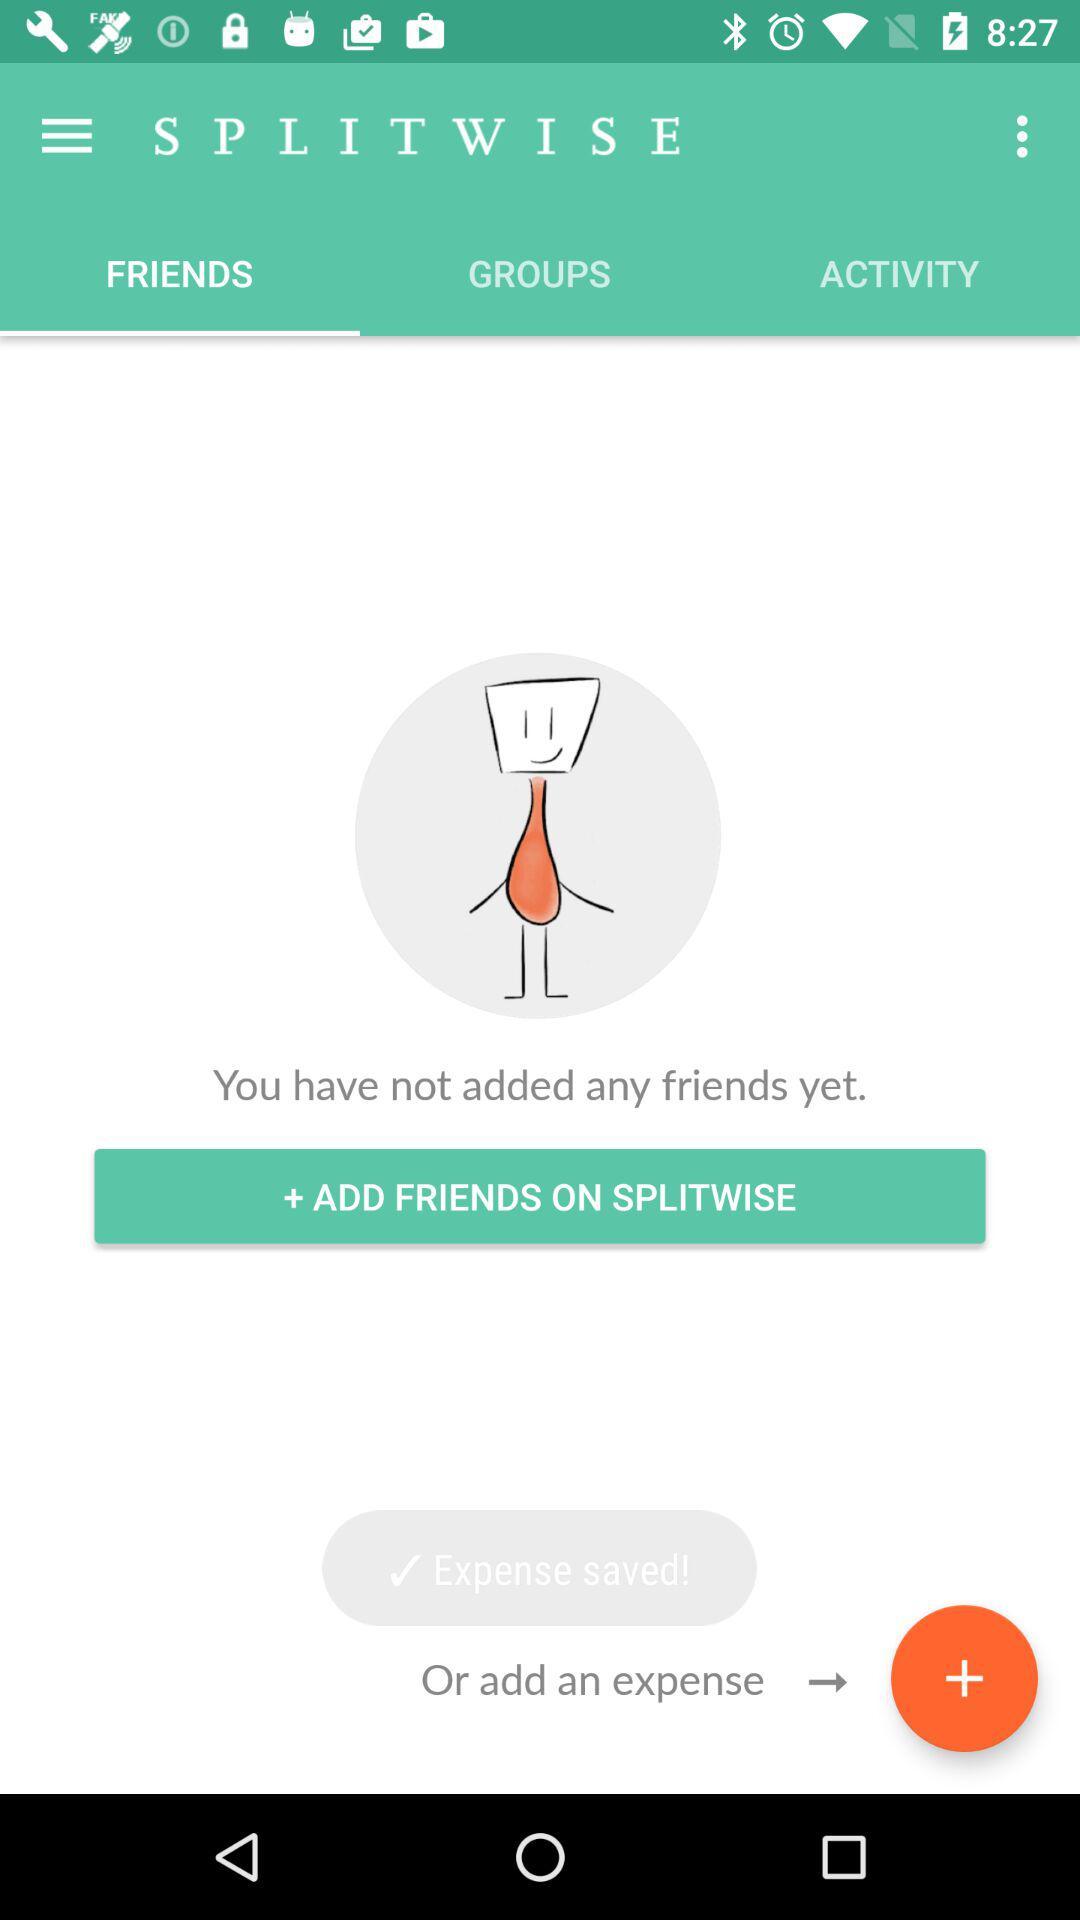  I want to click on the add icon, so click(963, 1678).